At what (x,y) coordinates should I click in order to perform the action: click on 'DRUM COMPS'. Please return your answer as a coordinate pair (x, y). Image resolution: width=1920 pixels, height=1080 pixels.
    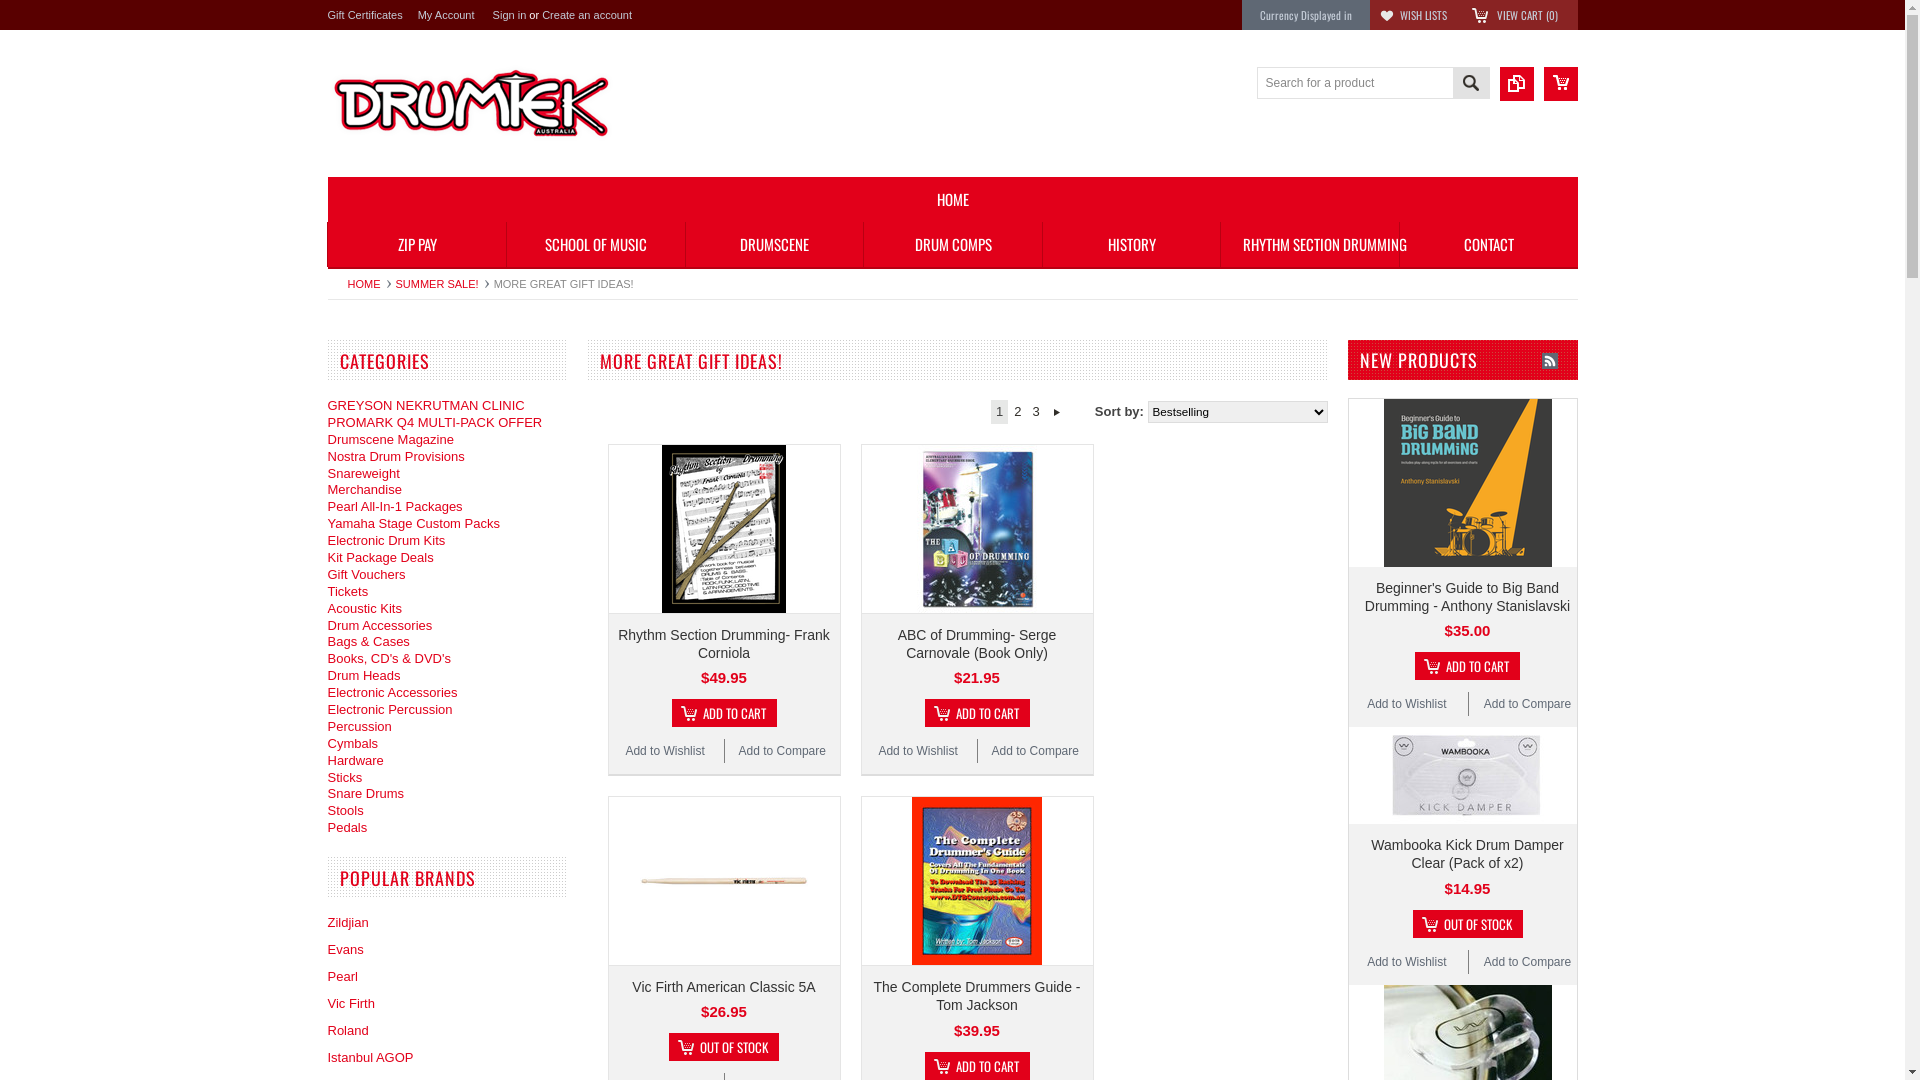
    Looking at the image, I should click on (951, 243).